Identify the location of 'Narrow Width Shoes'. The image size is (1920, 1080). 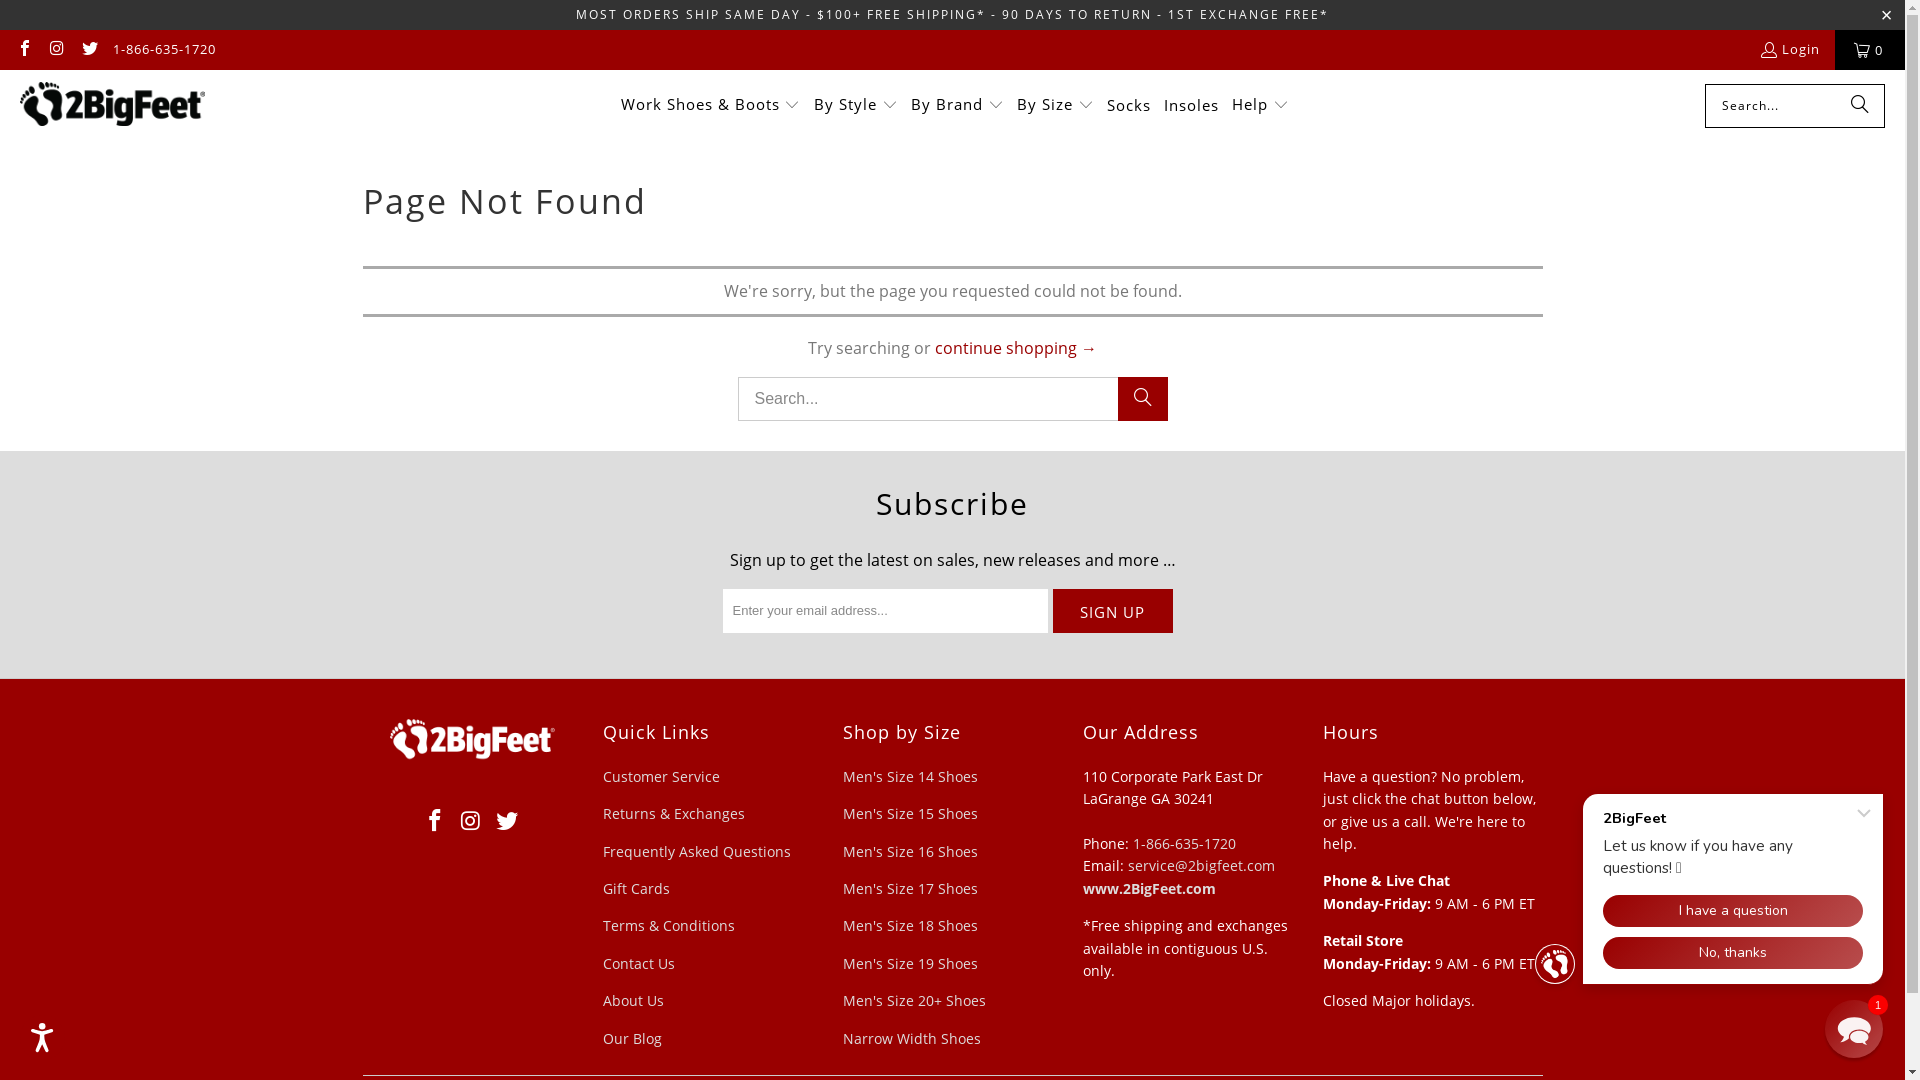
(910, 1037).